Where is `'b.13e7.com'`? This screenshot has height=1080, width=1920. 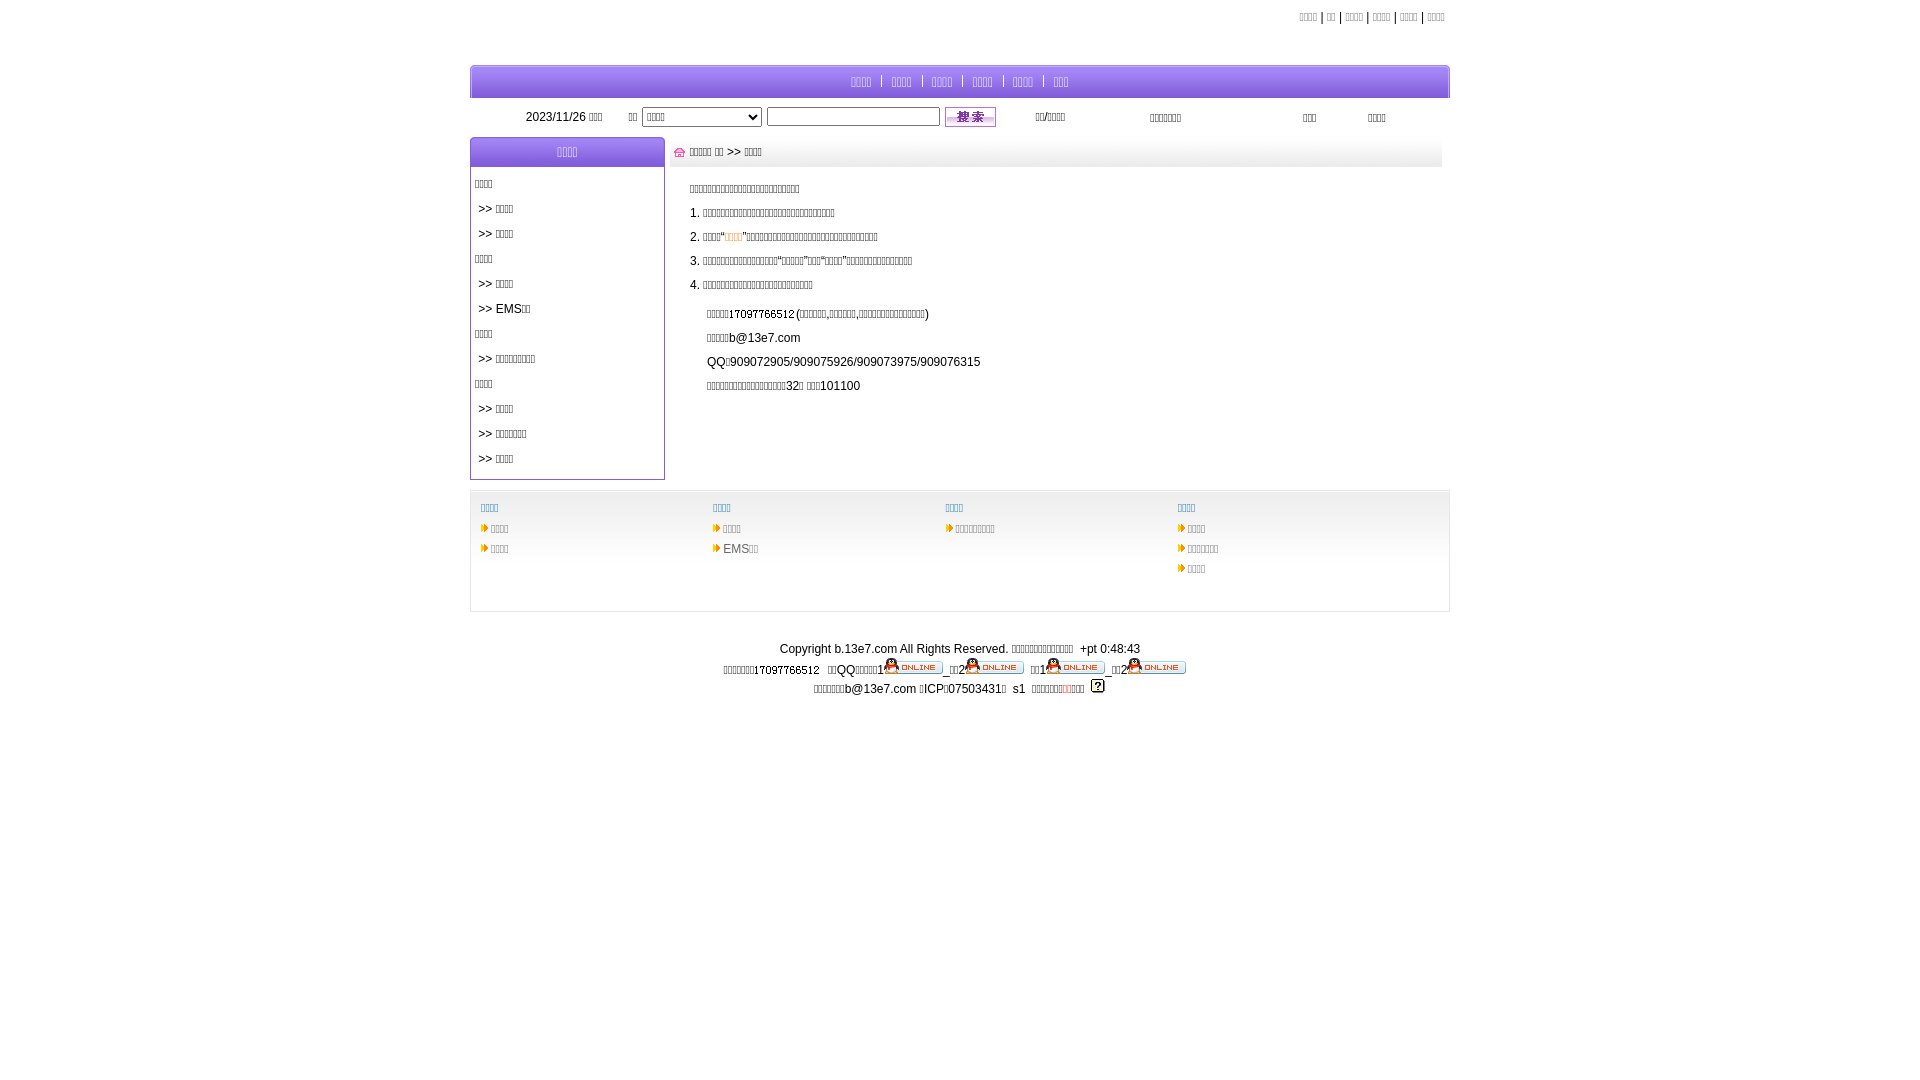 'b.13e7.com' is located at coordinates (865, 648).